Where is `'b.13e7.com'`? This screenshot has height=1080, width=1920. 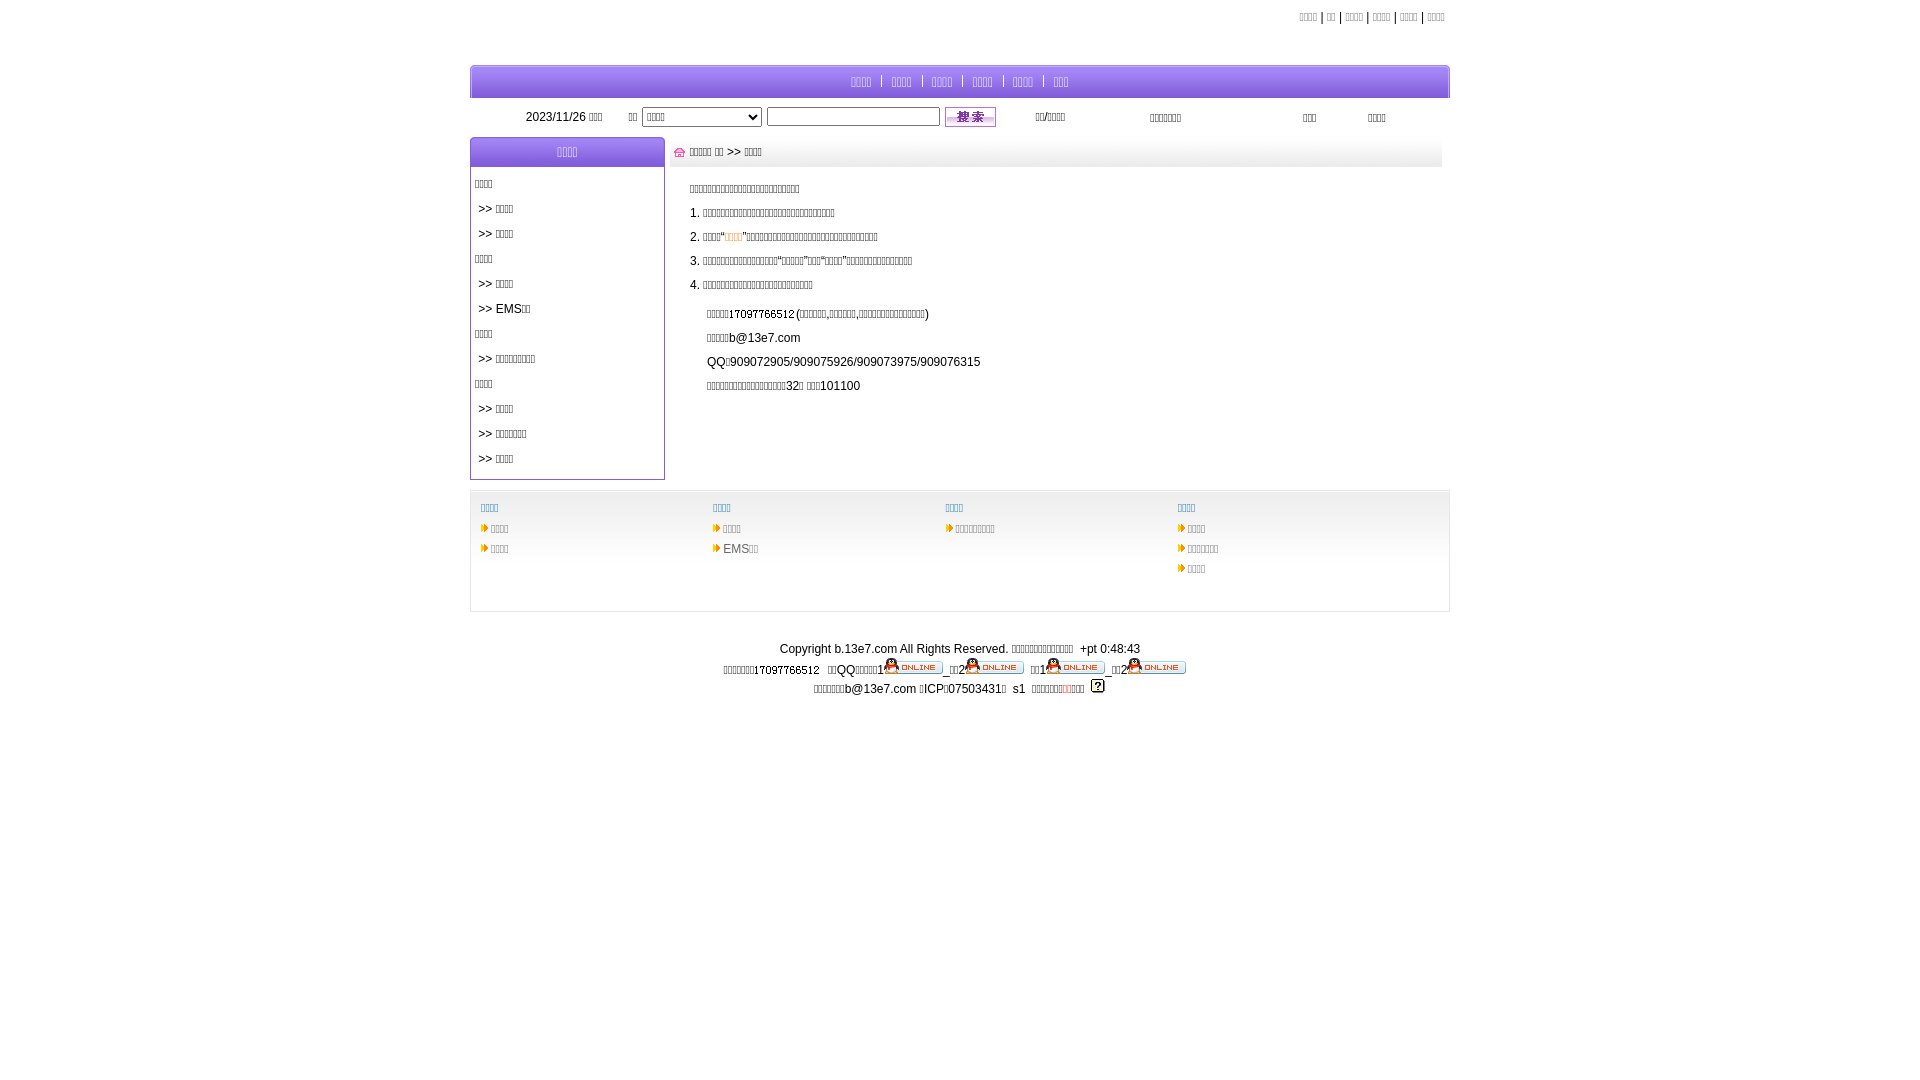 'b.13e7.com' is located at coordinates (865, 648).